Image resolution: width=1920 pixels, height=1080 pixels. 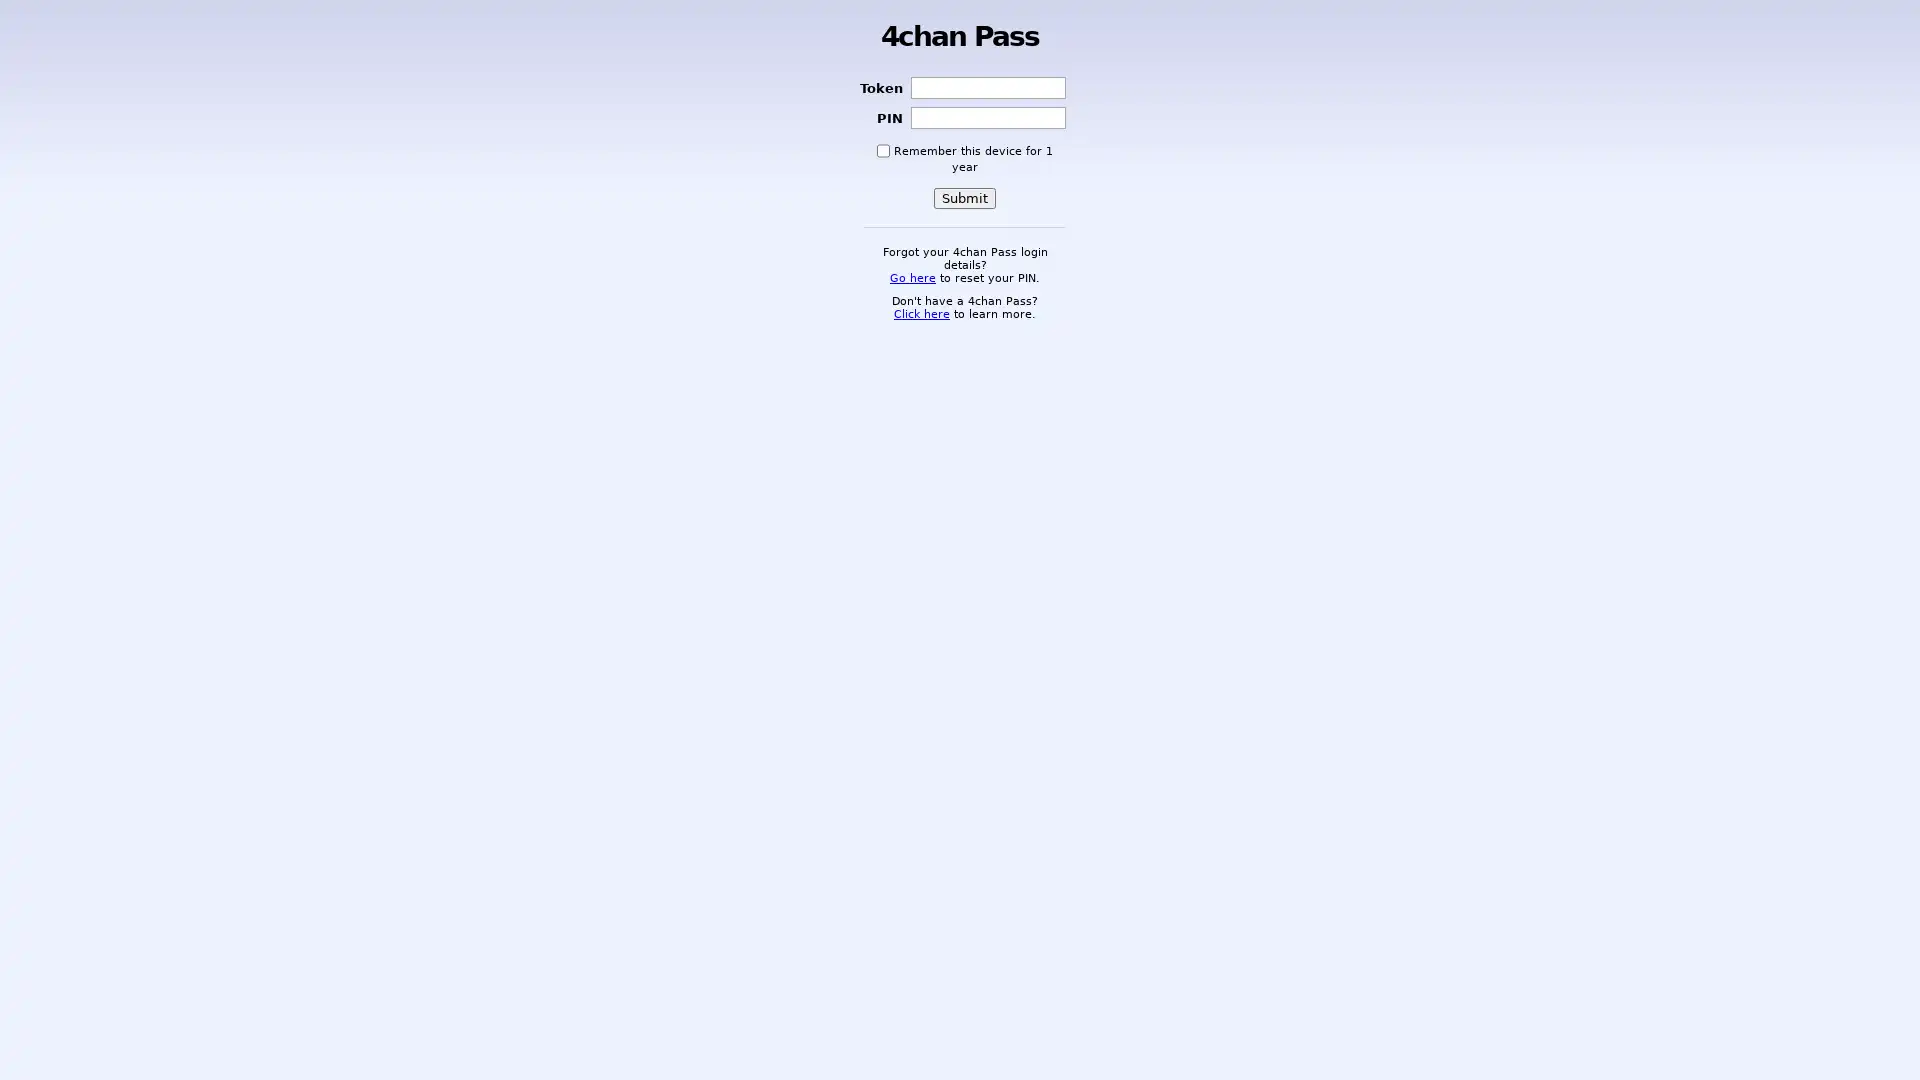 I want to click on Submit, so click(x=964, y=198).